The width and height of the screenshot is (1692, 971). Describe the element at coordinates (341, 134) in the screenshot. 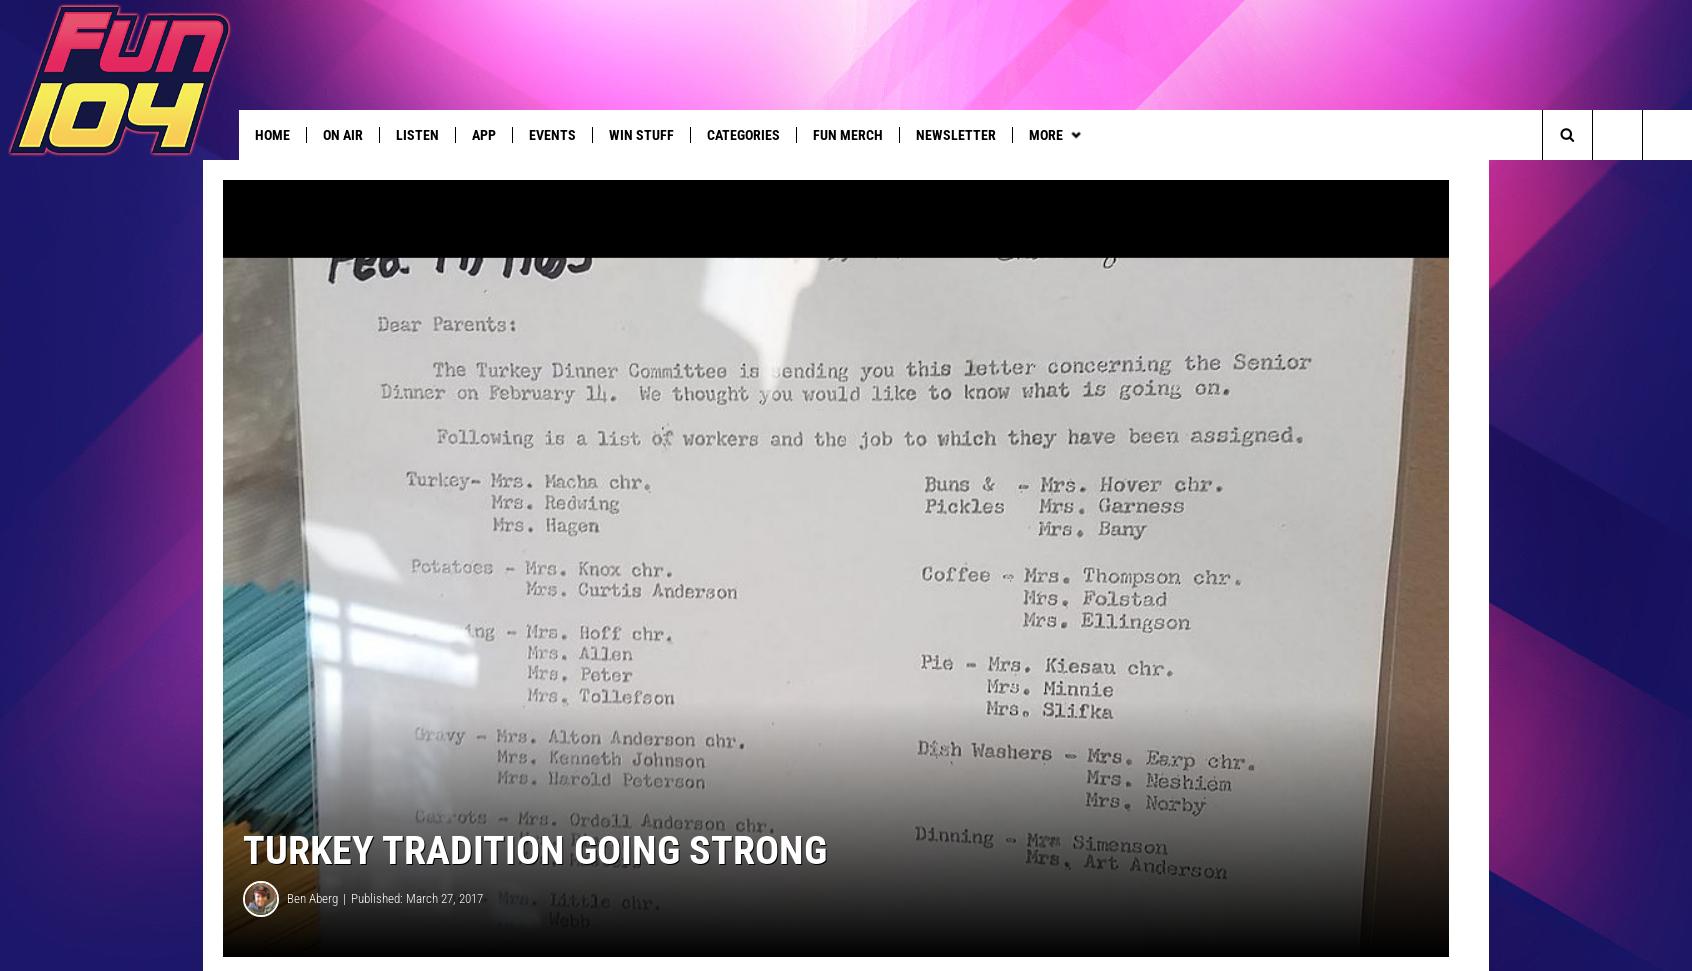

I see `'On Air'` at that location.